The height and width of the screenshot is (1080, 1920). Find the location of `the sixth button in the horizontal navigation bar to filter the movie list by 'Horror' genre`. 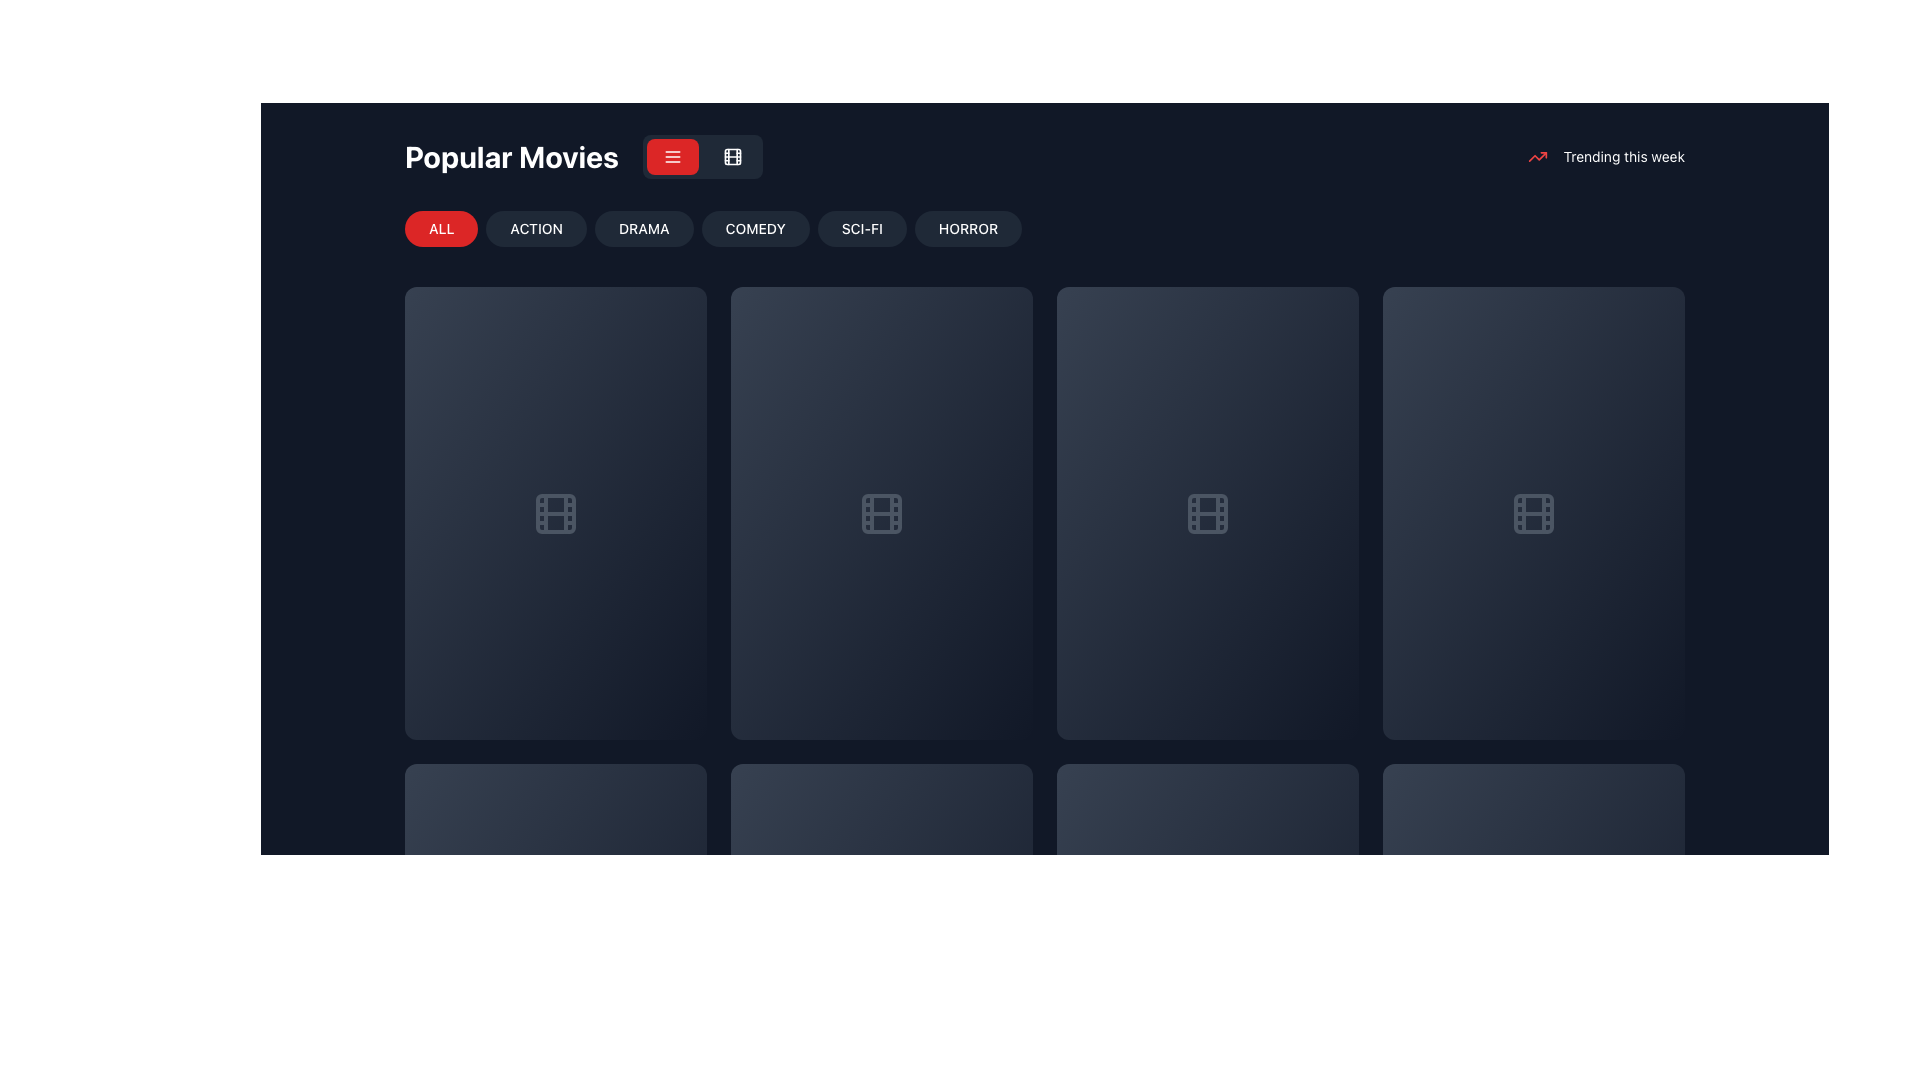

the sixth button in the horizontal navigation bar to filter the movie list by 'Horror' genre is located at coordinates (968, 227).